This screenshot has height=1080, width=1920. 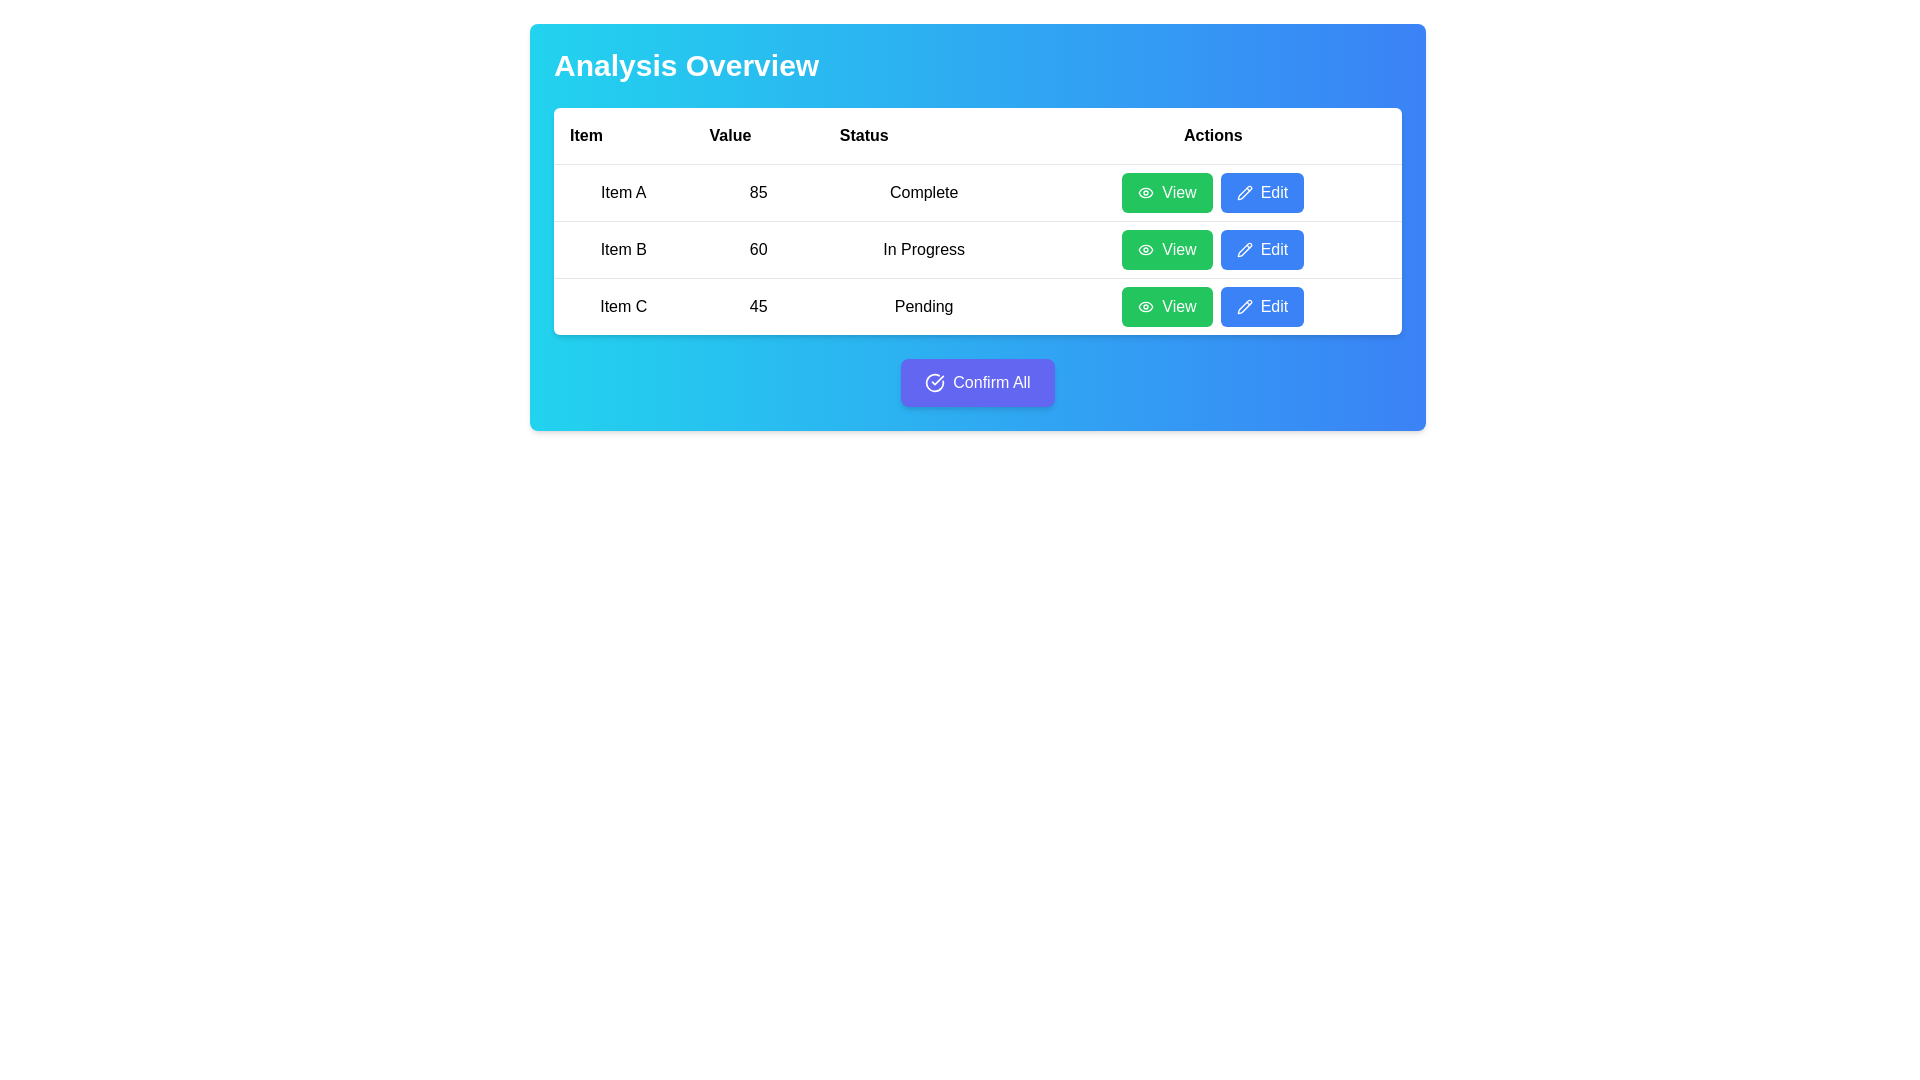 I want to click on the text label displaying 'Analysis Overview' which is located at the top of the interface in a gradient blue background, so click(x=686, y=64).